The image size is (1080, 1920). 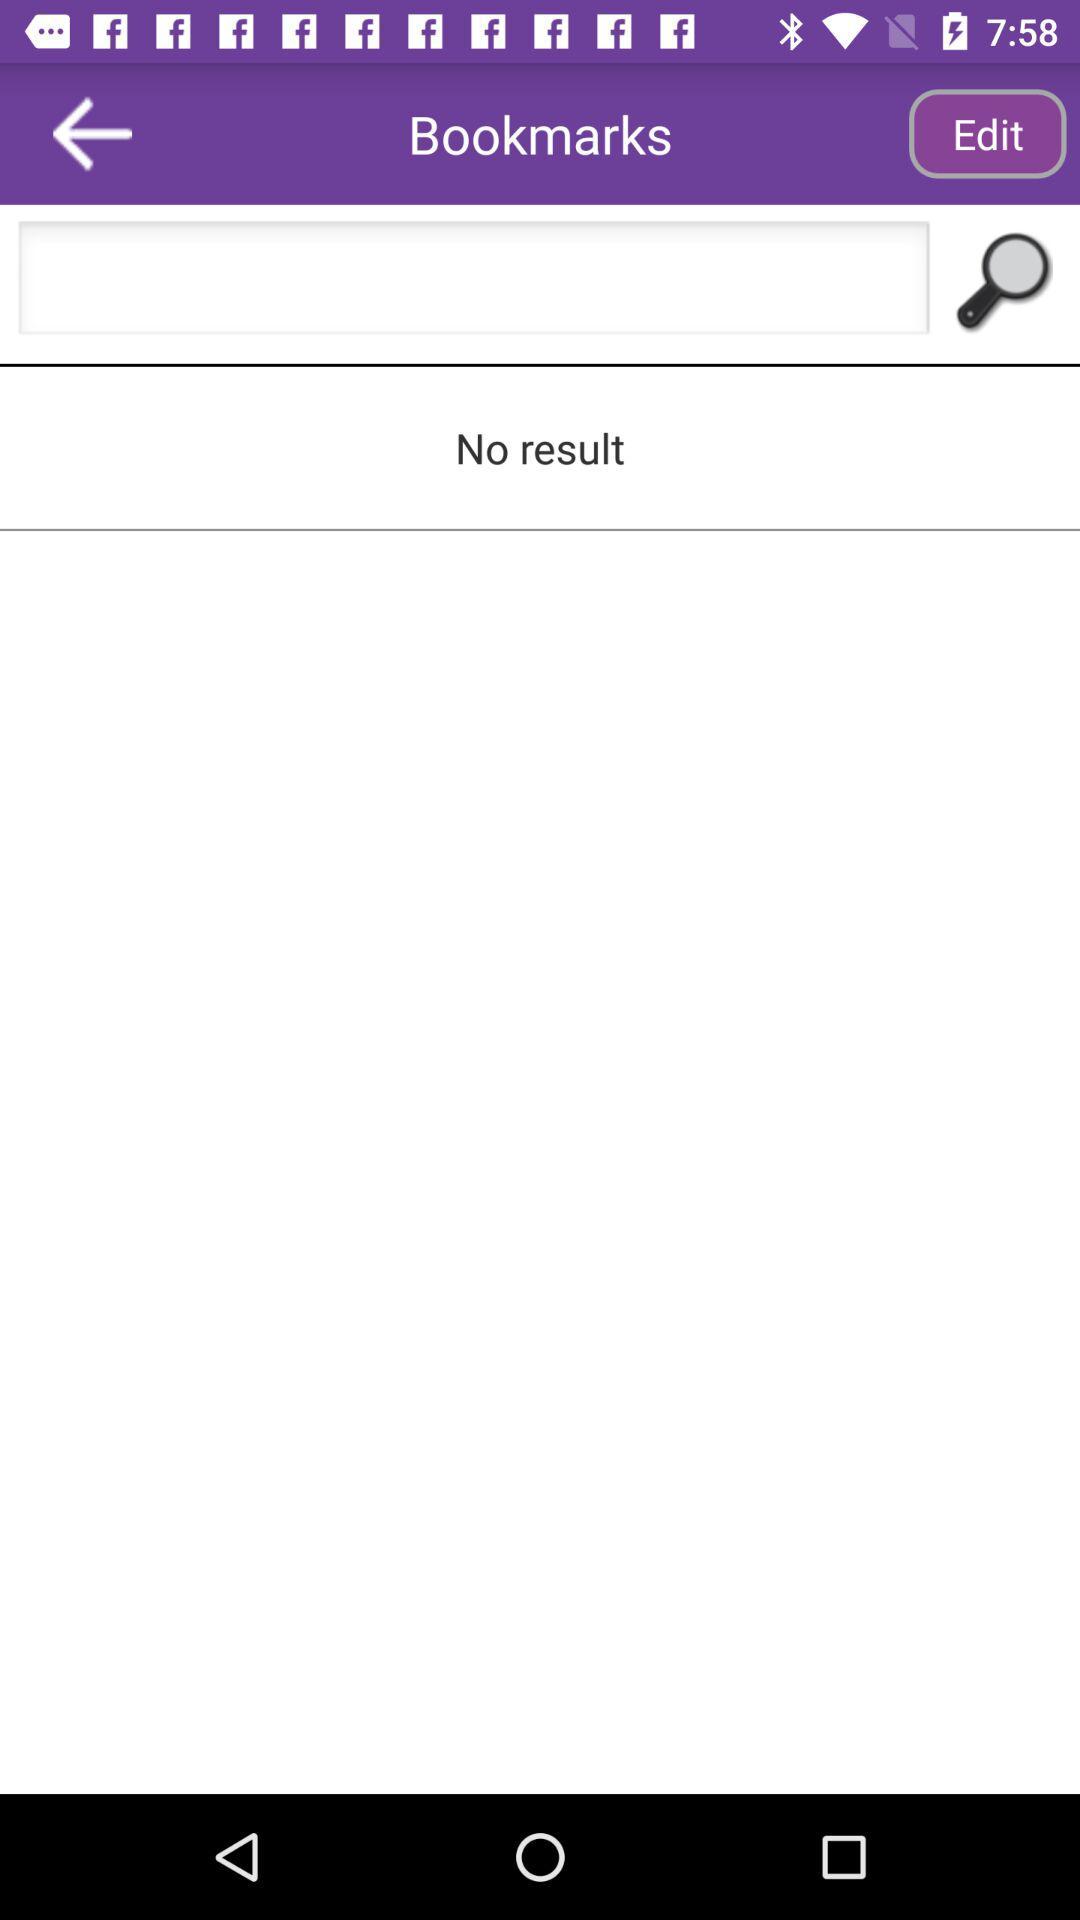 I want to click on edit item, so click(x=986, y=132).